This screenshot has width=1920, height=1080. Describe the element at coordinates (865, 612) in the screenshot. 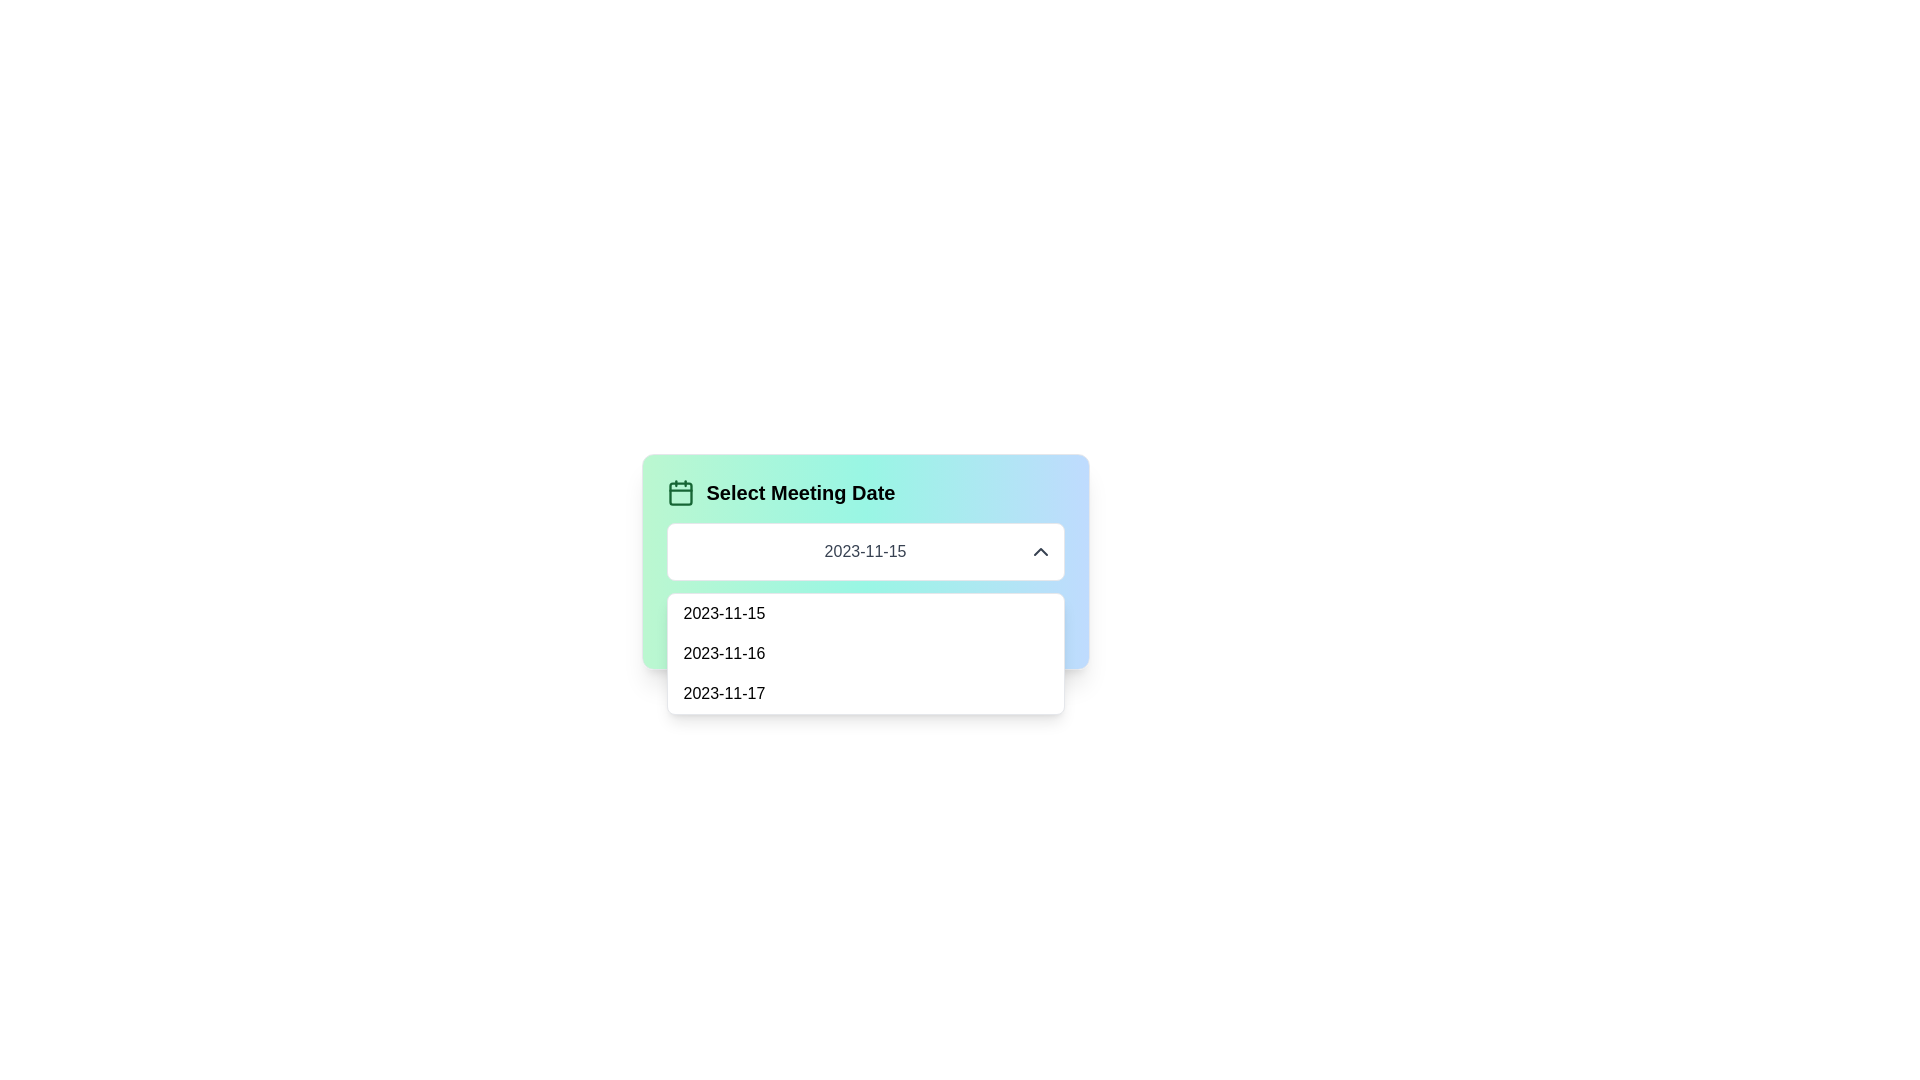

I see `the first option in the dropdown list` at that location.